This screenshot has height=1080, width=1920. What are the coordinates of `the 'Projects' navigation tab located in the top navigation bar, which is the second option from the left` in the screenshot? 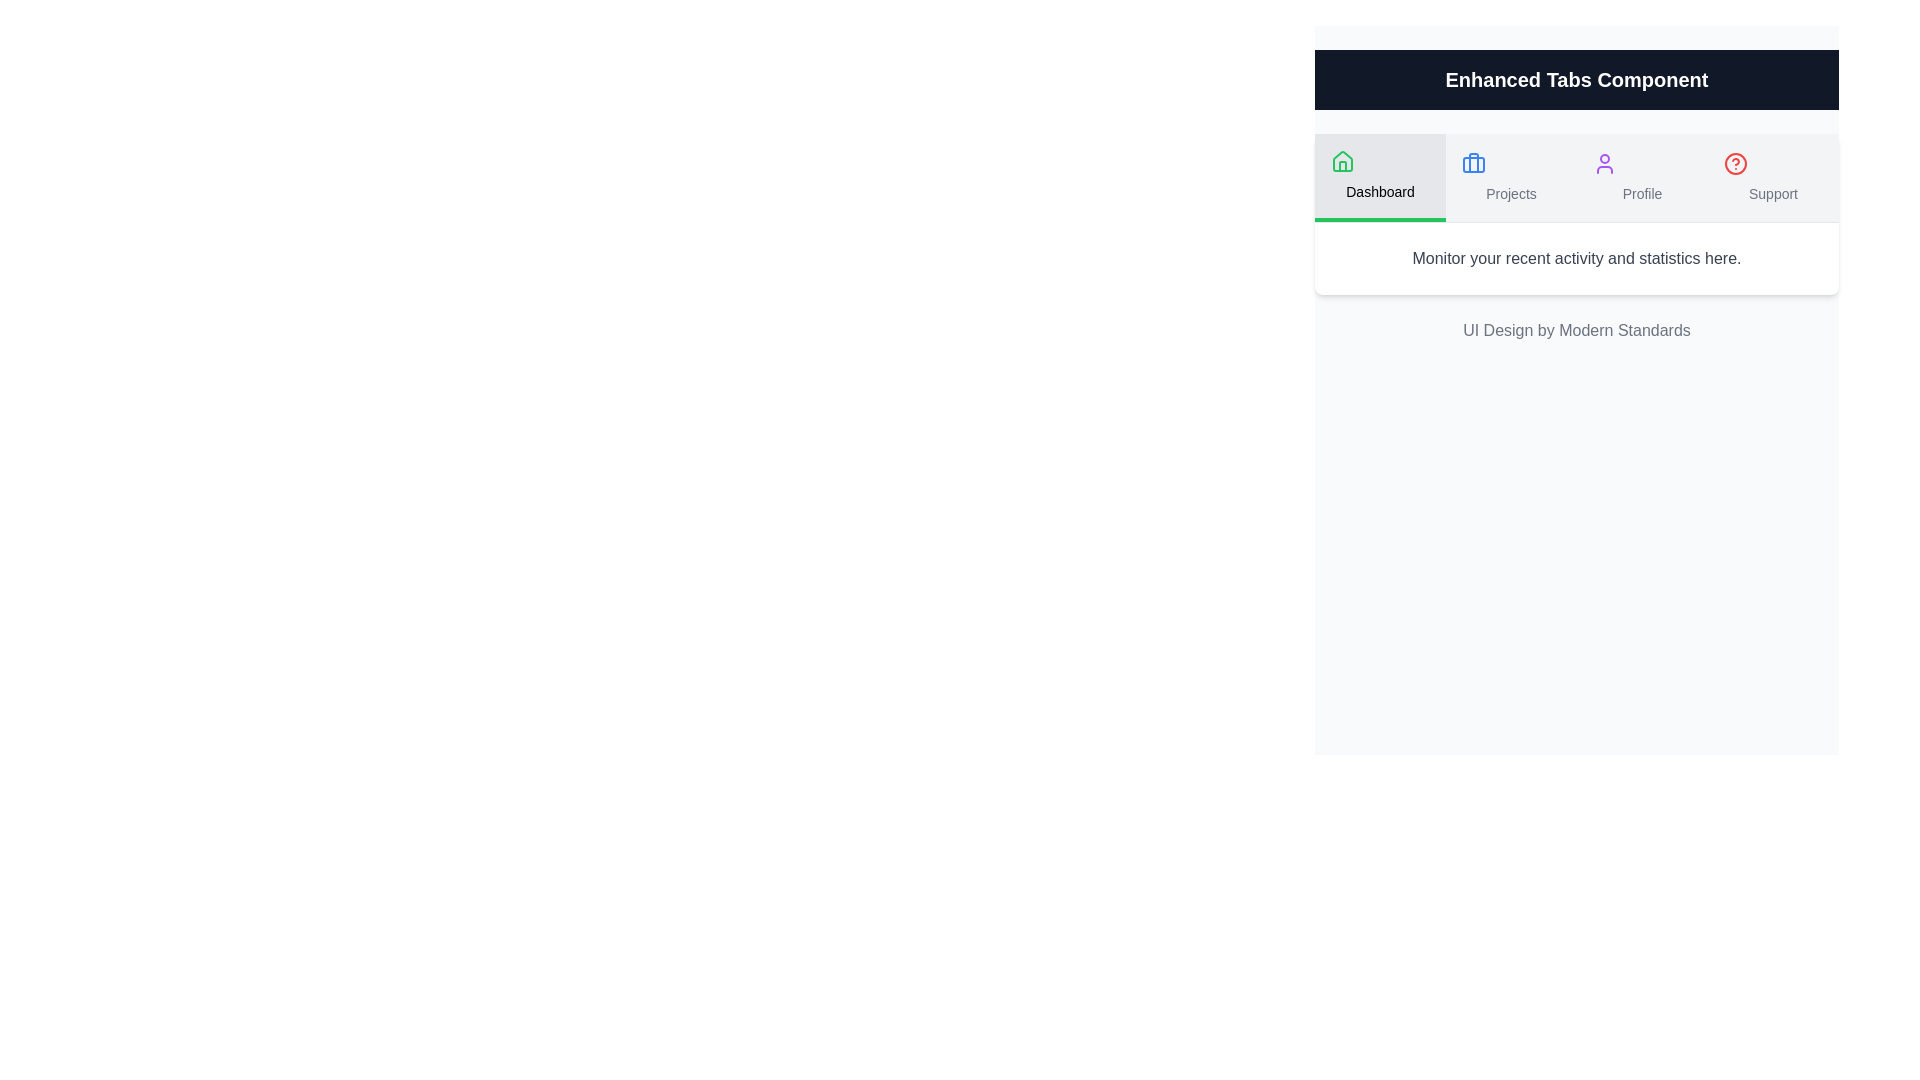 It's located at (1511, 176).